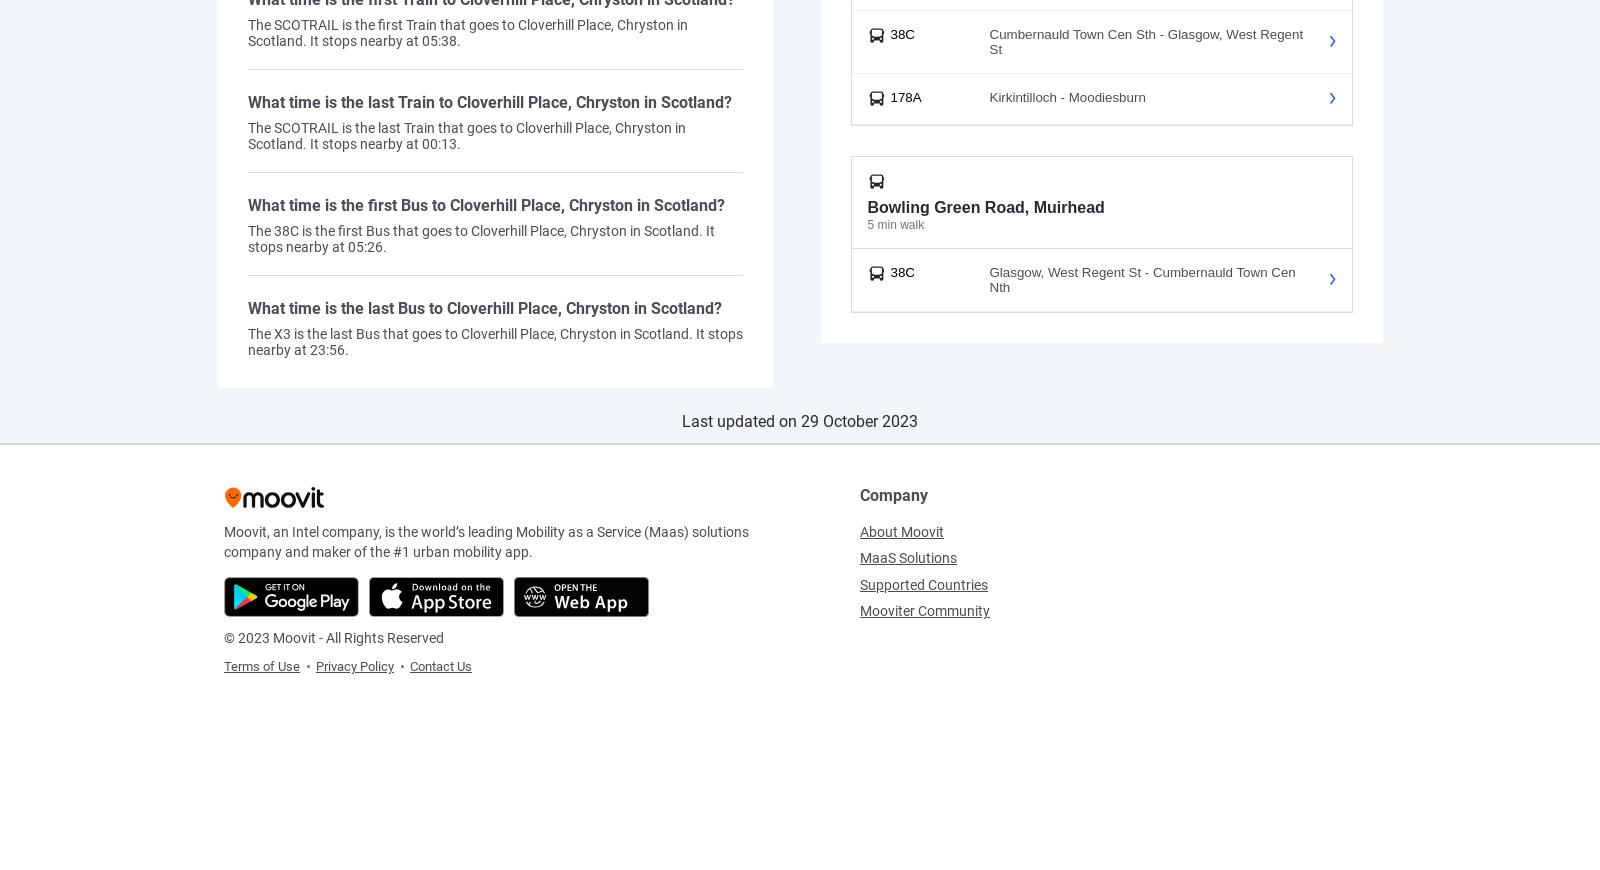 This screenshot has width=1600, height=870. I want to click on 'Glasgow, West Regent St - Cumbernauld Town Cen Nth', so click(987, 279).